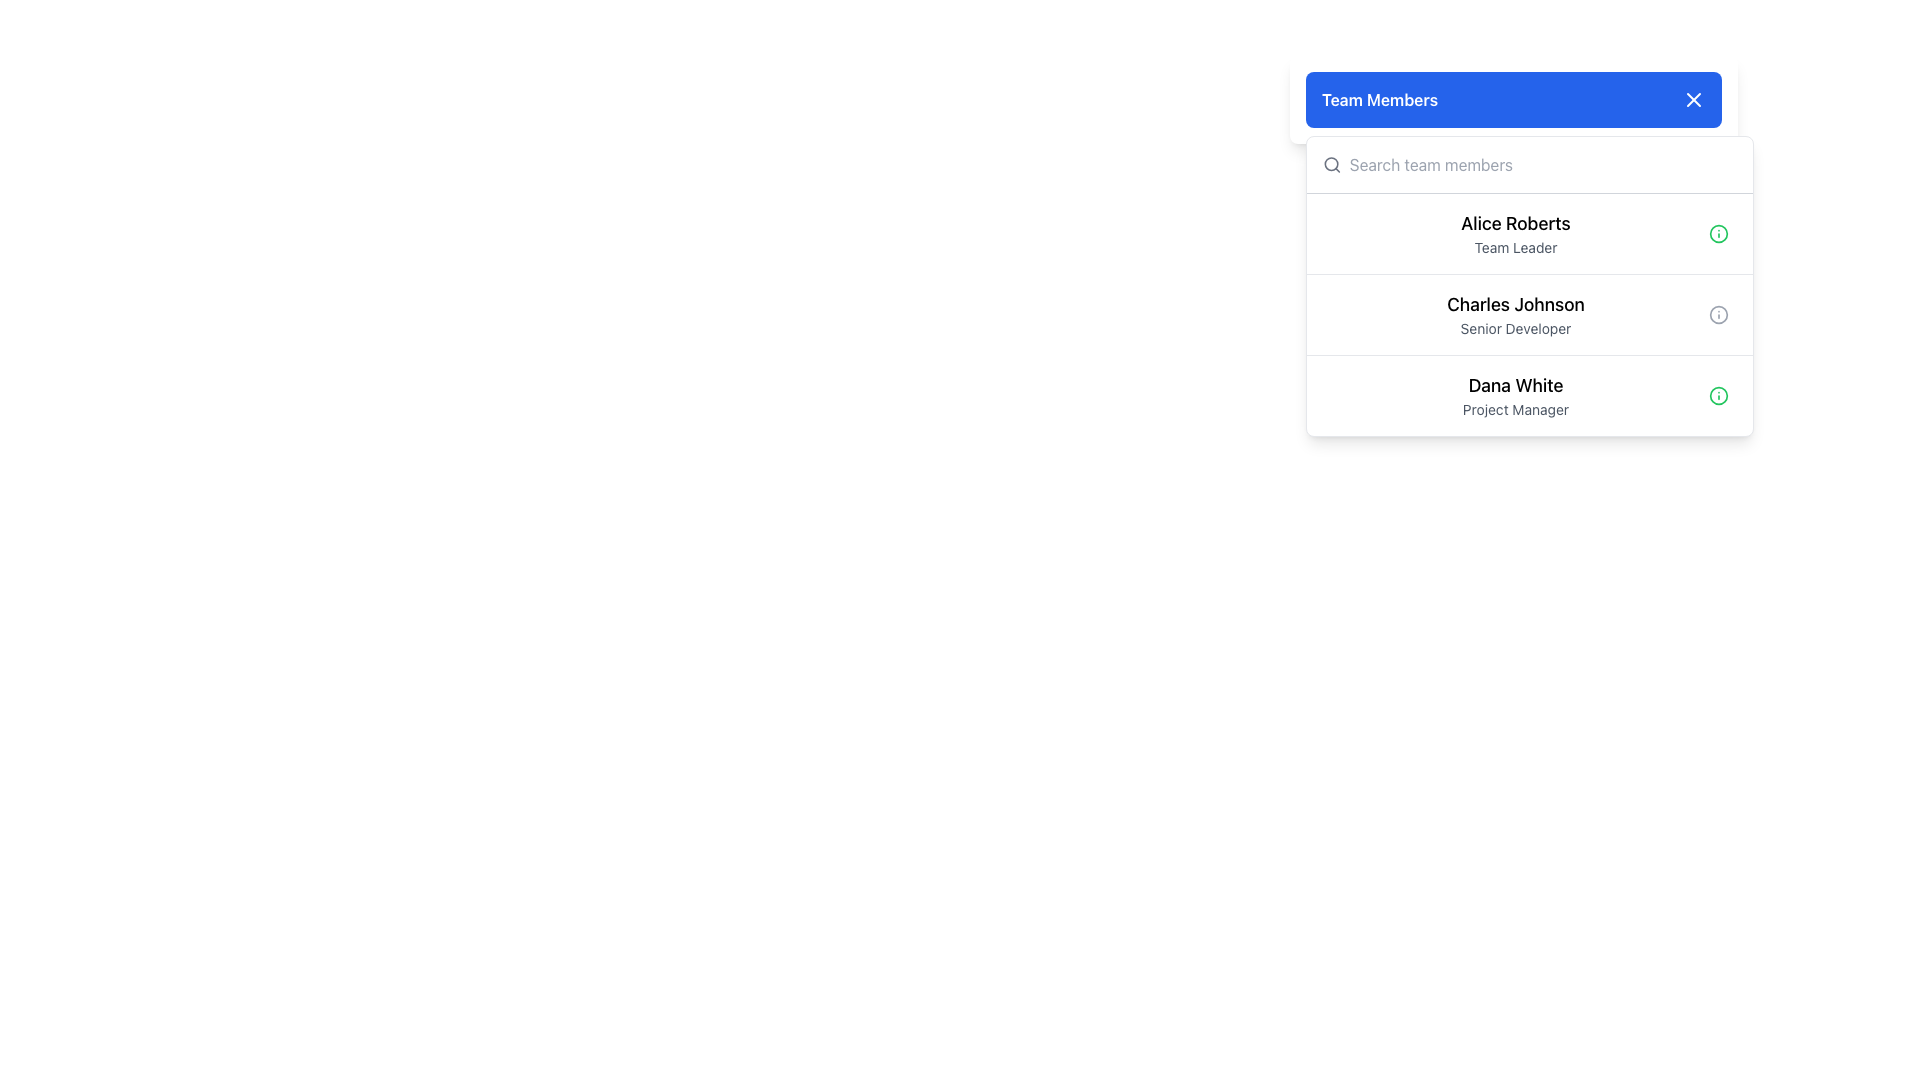  I want to click on the information icon on the right side of the user entry for 'Charles Johnson Senior Developer', so click(1717, 315).